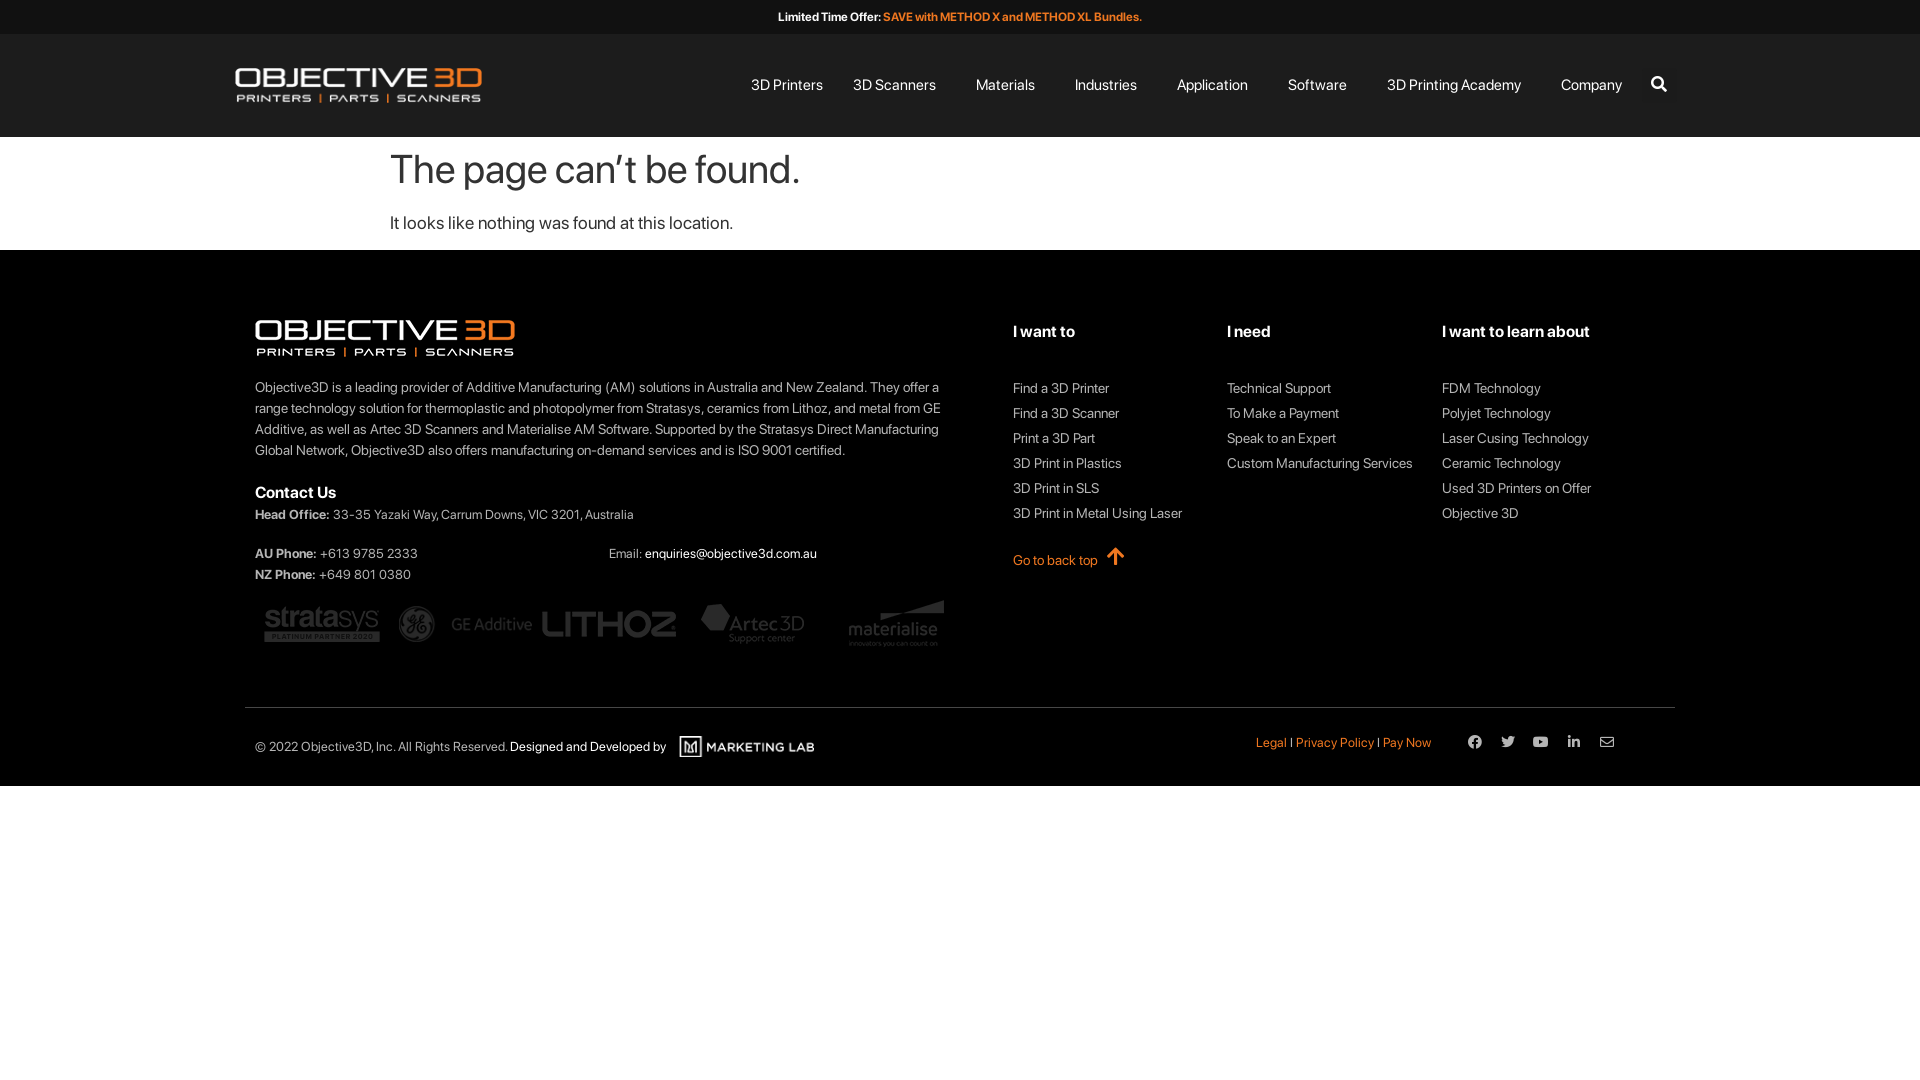 The width and height of the screenshot is (1920, 1080). What do you see at coordinates (1536, 463) in the screenshot?
I see `'Ceramic Technology'` at bounding box center [1536, 463].